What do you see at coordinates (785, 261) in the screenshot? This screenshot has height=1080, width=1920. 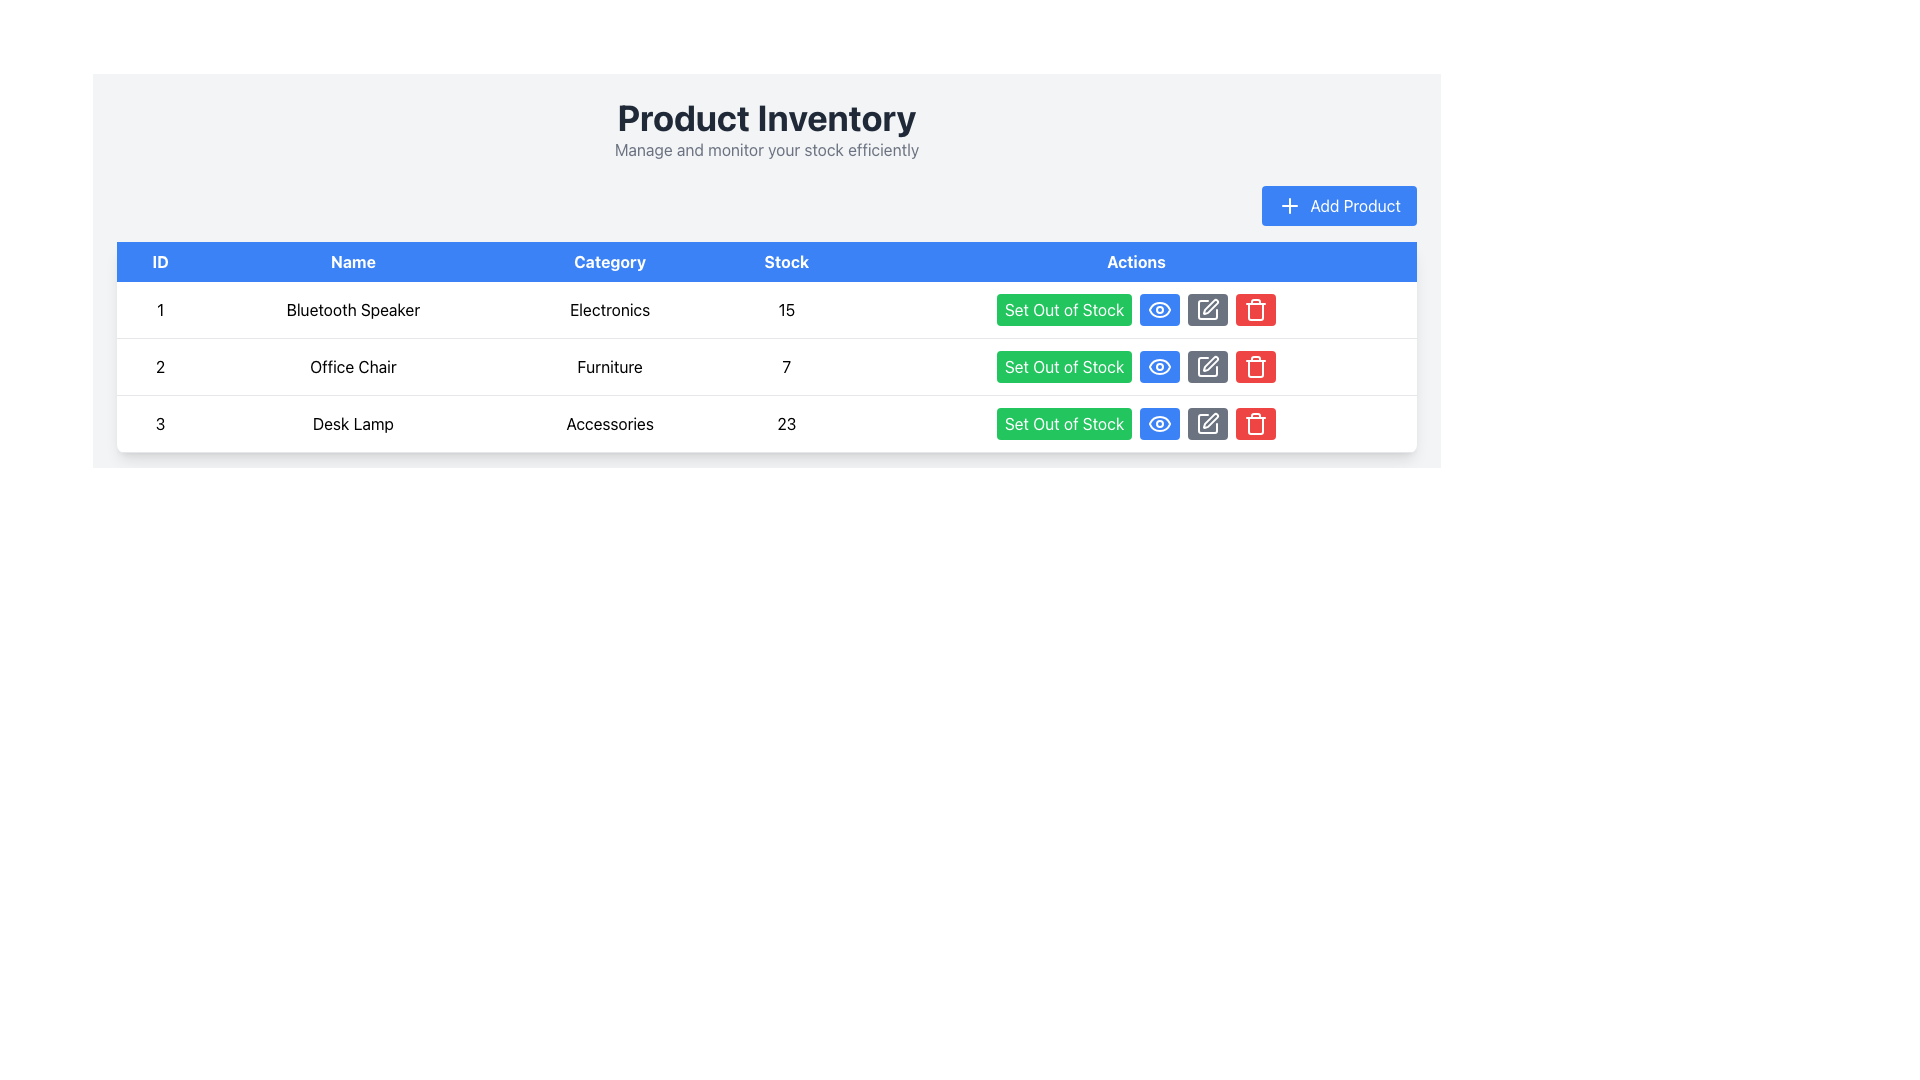 I see `the 'Stock' text label element which has a blue background and white bold text, located in the fourth column of the table header row` at bounding box center [785, 261].